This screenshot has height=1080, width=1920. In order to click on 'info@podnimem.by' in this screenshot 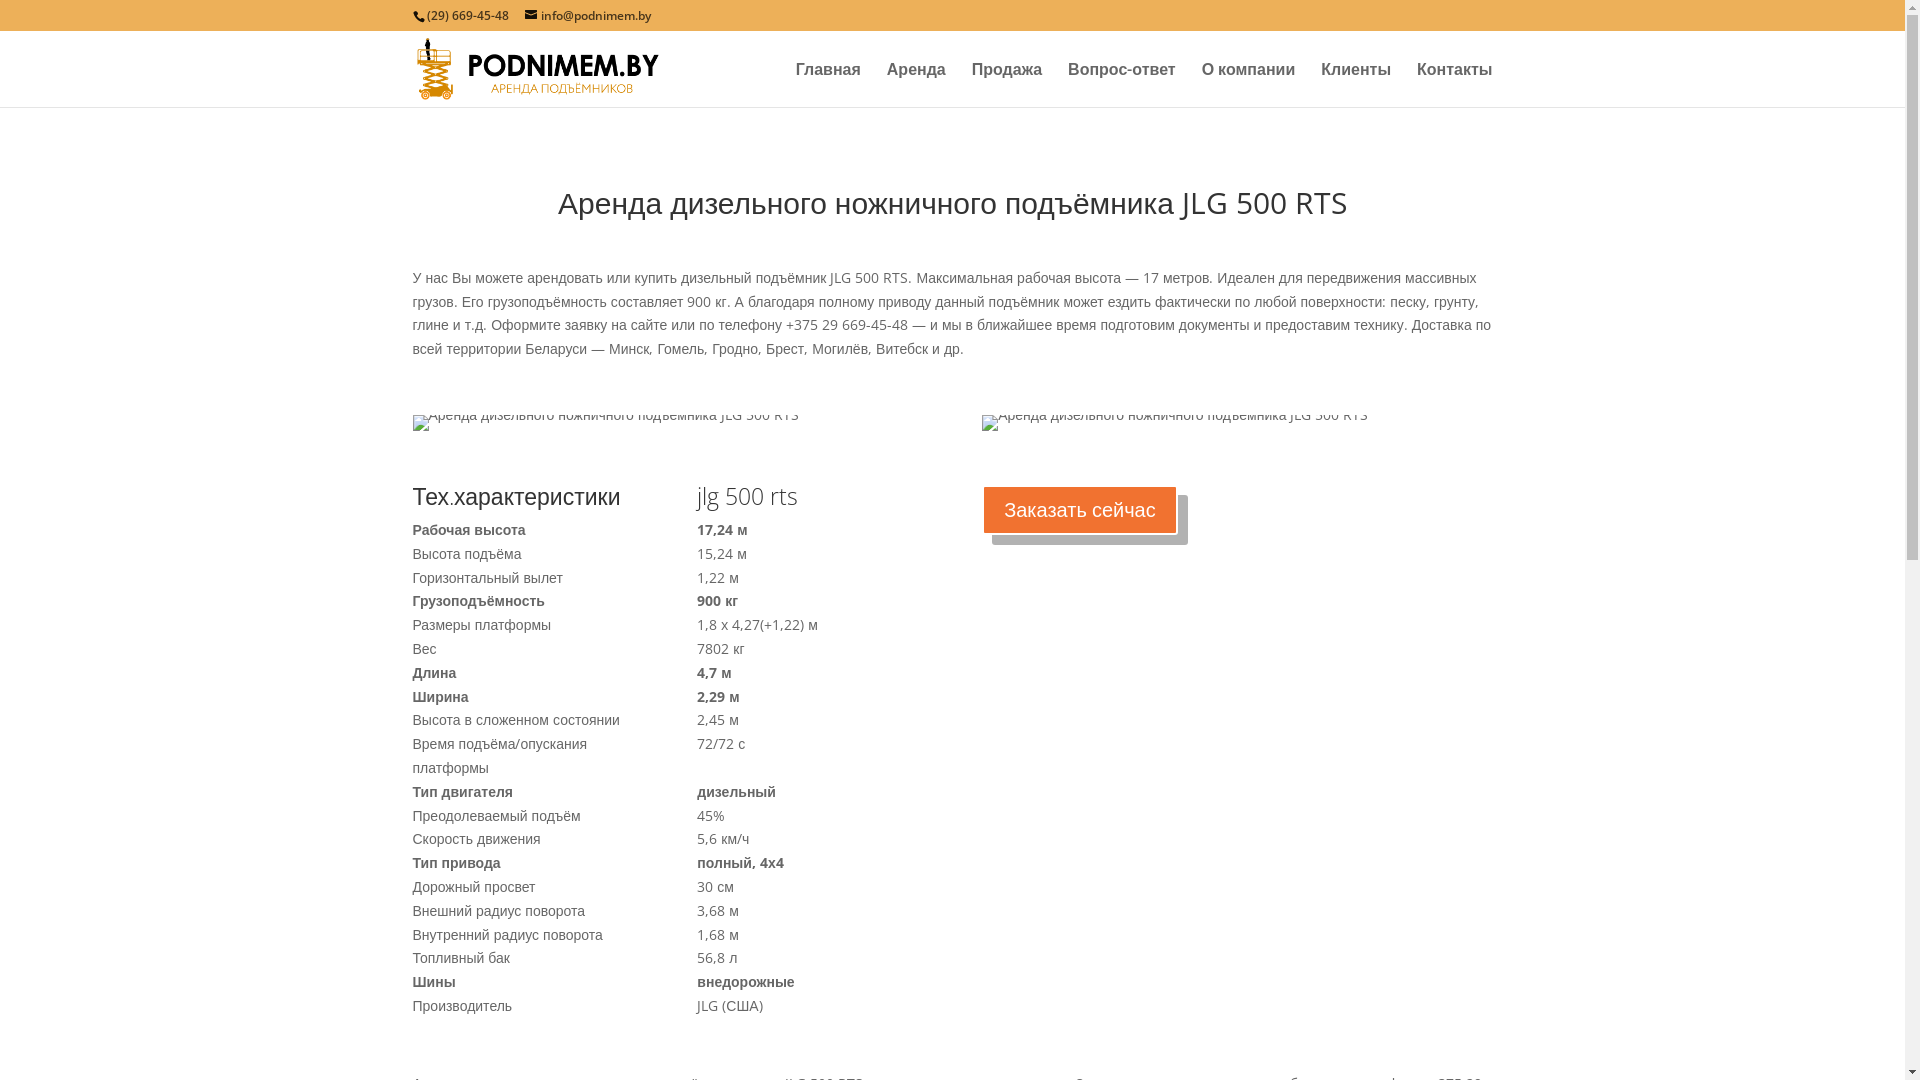, I will do `click(585, 15)`.